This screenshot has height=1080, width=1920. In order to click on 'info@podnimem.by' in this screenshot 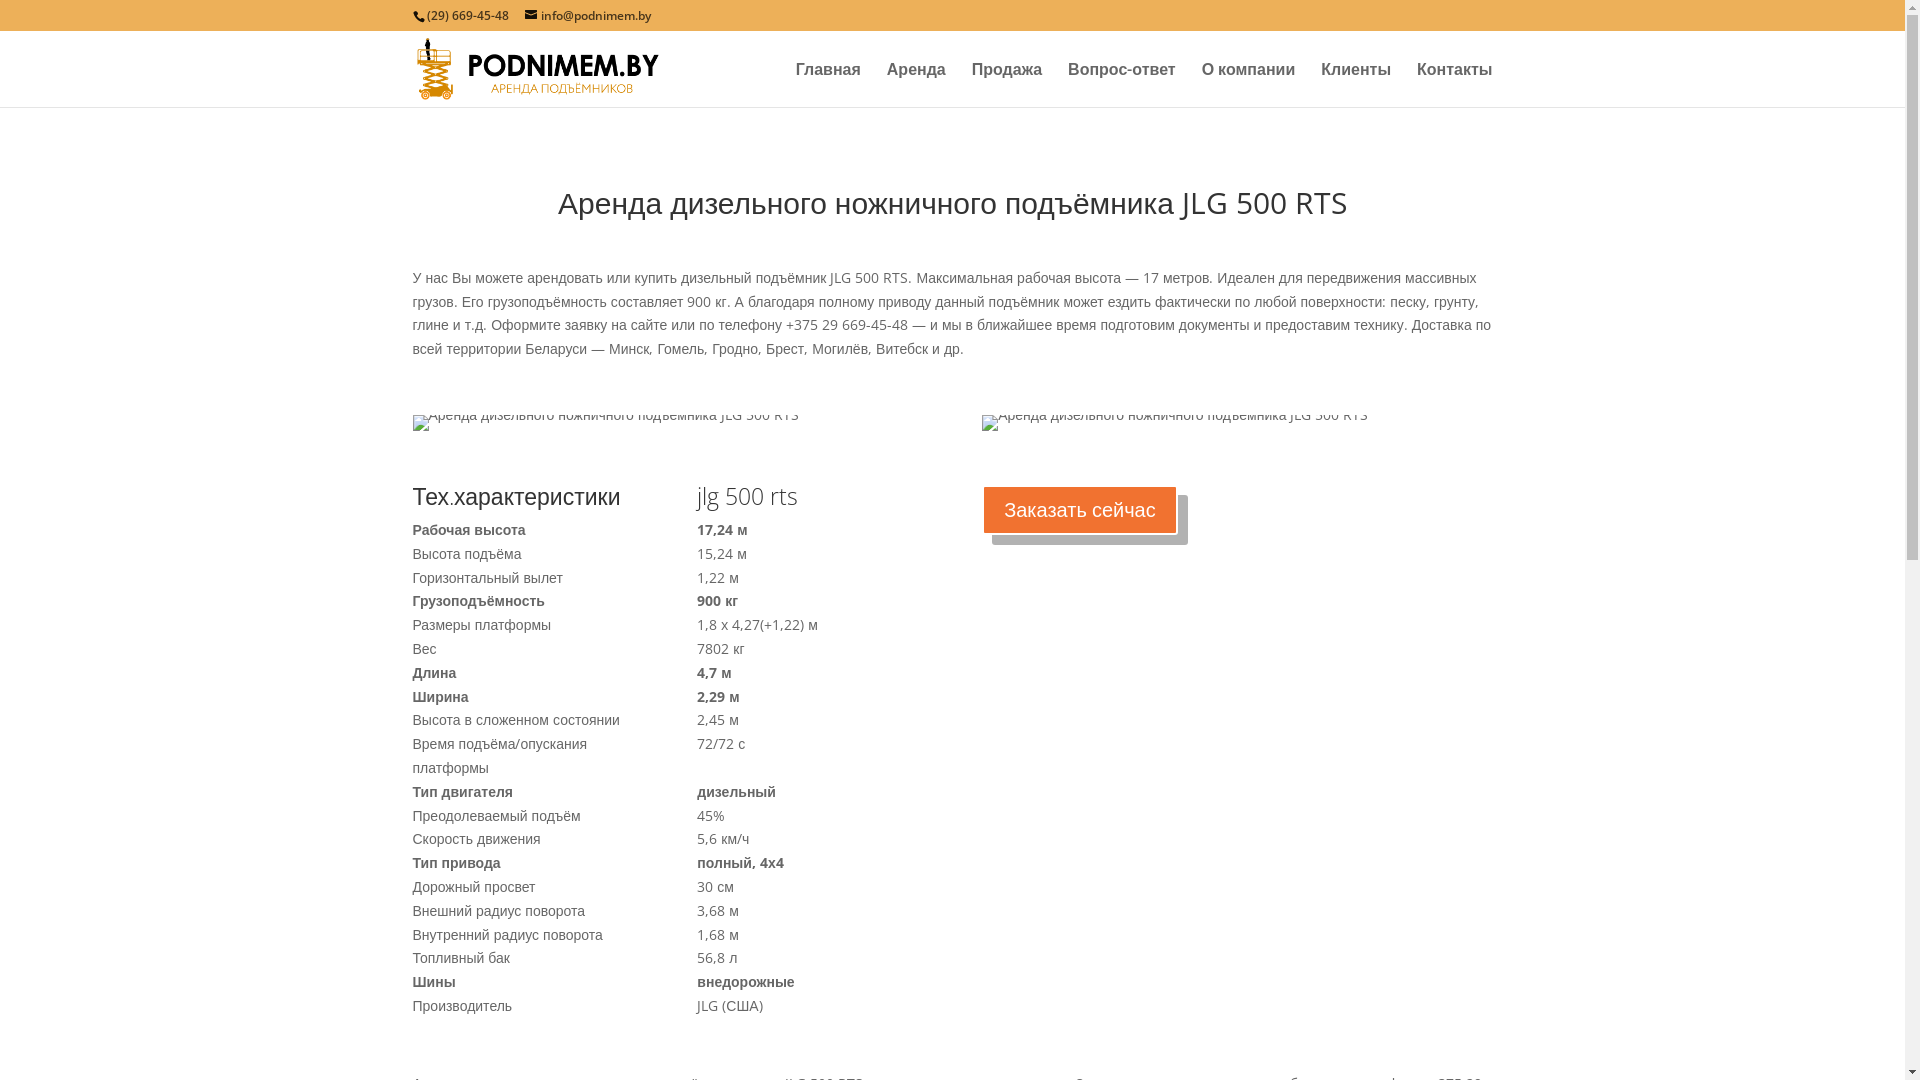, I will do `click(585, 15)`.